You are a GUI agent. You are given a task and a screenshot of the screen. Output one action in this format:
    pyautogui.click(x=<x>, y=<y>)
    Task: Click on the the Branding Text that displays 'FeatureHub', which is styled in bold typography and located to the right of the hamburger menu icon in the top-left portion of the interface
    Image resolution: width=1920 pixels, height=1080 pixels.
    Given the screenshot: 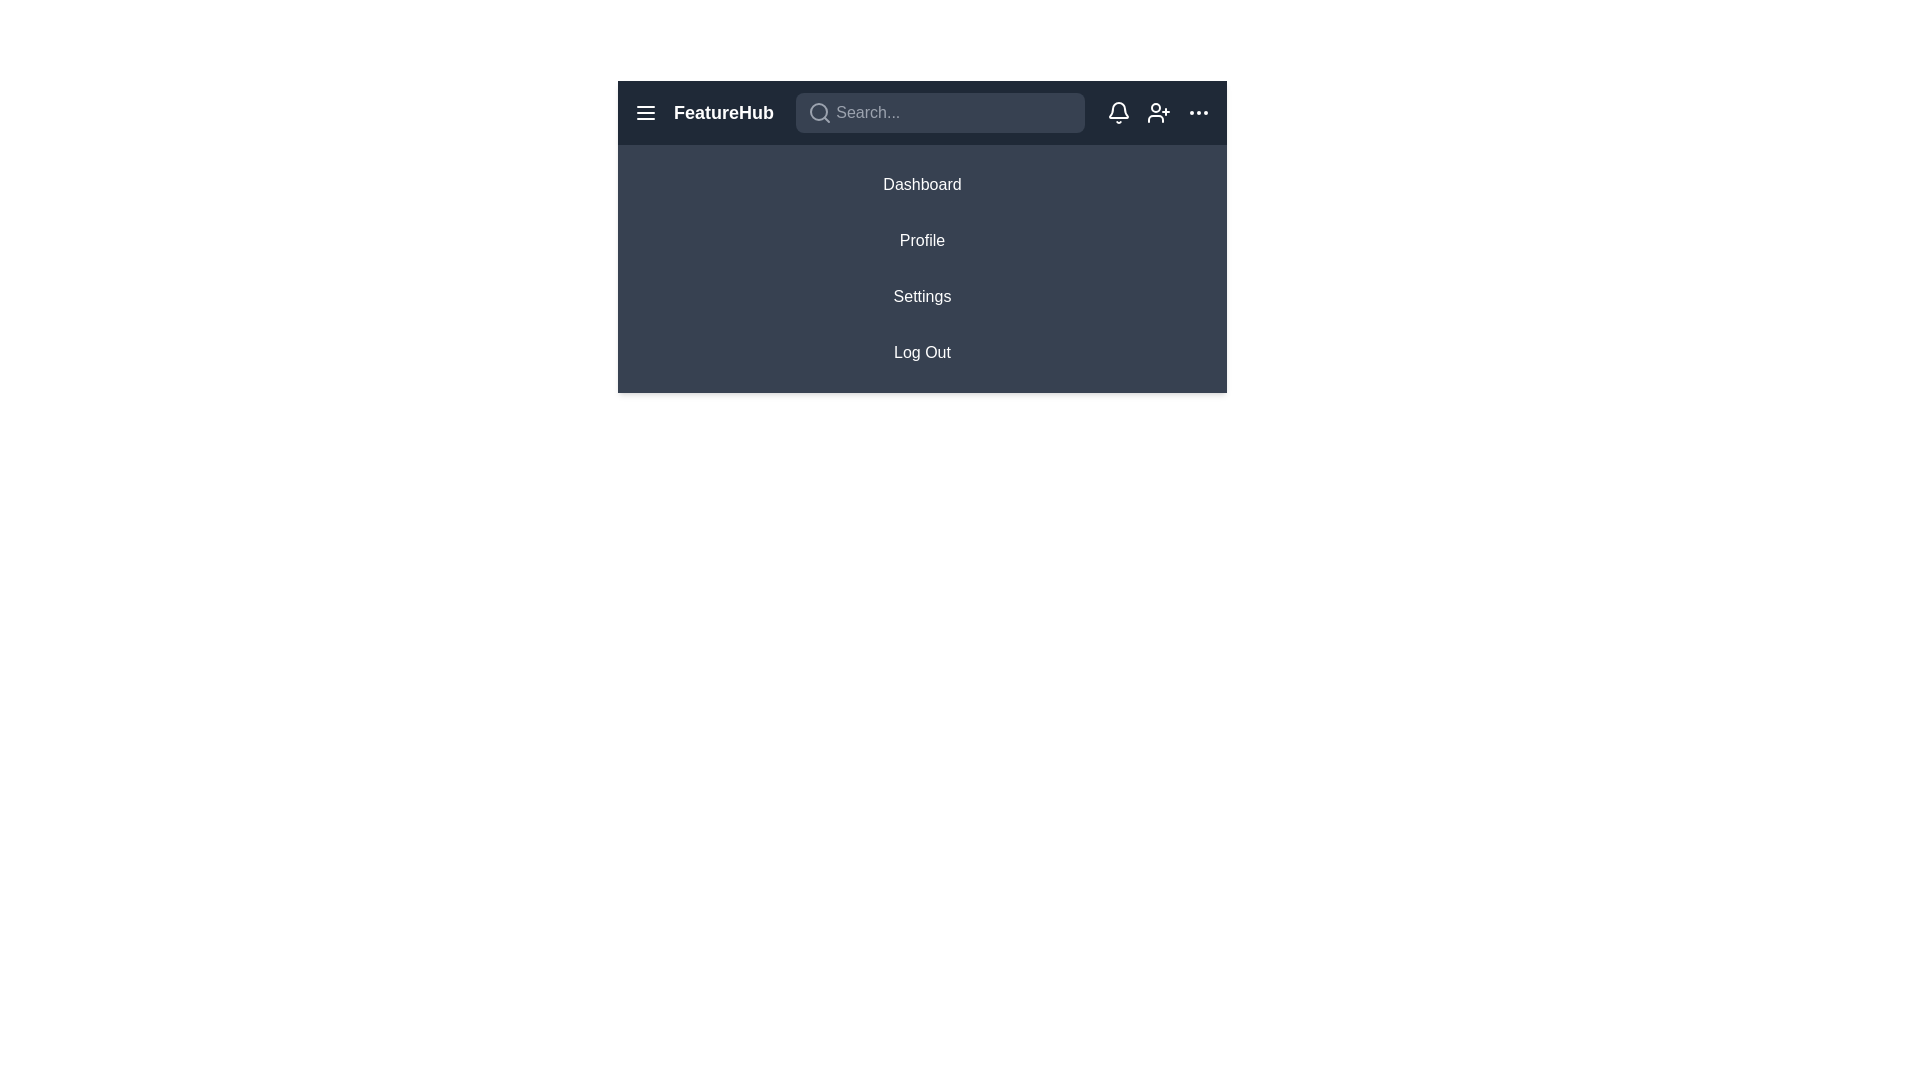 What is the action you would take?
    pyautogui.click(x=704, y=112)
    